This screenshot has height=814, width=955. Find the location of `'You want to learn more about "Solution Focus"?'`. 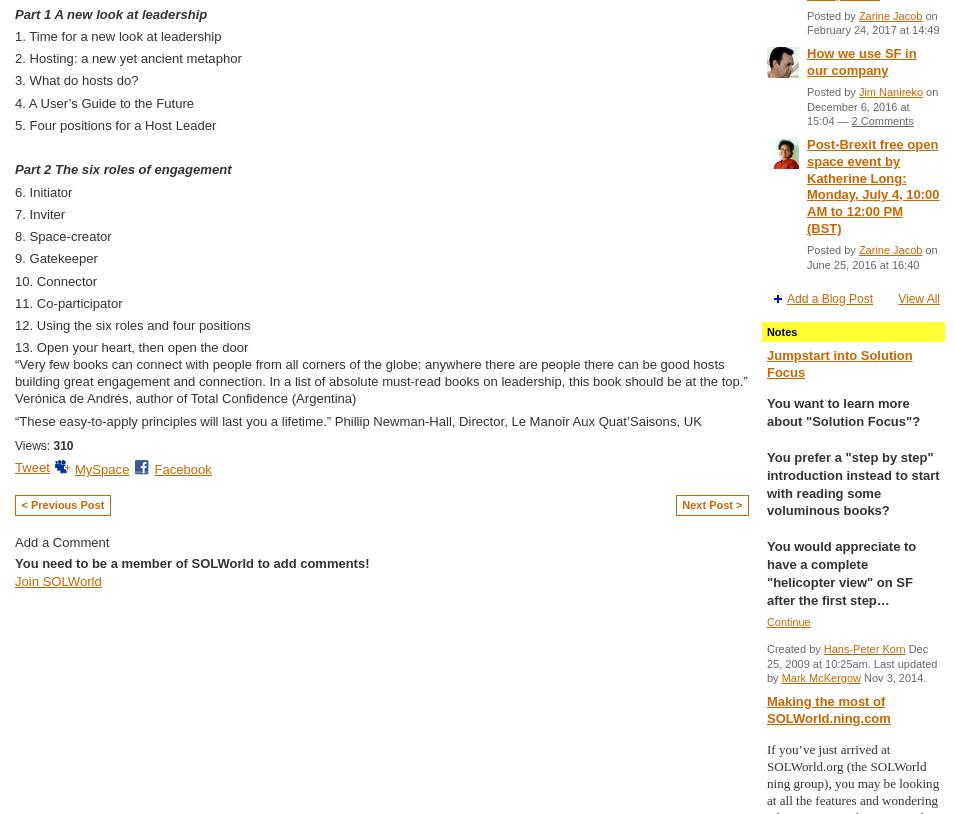

'You want to learn more about "Solution Focus"?' is located at coordinates (843, 411).